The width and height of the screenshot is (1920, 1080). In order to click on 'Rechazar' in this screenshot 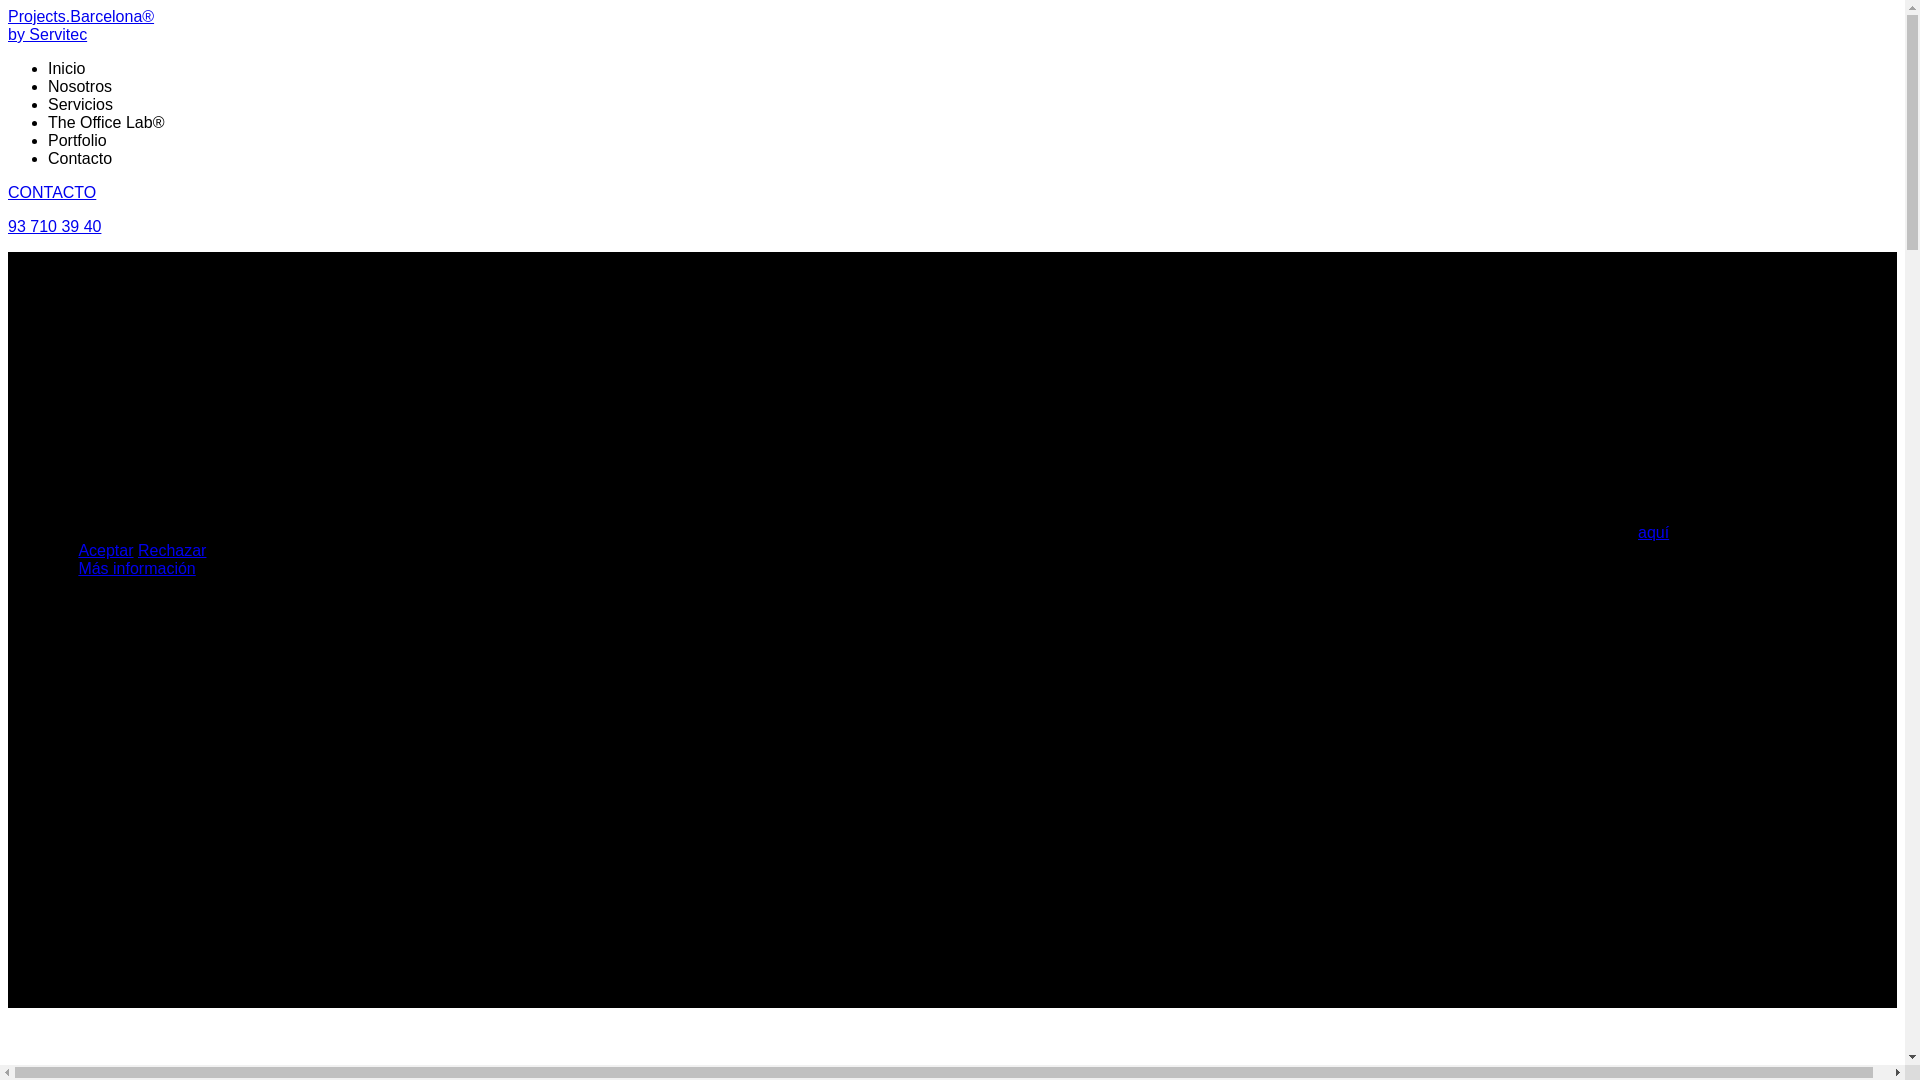, I will do `click(172, 550)`.